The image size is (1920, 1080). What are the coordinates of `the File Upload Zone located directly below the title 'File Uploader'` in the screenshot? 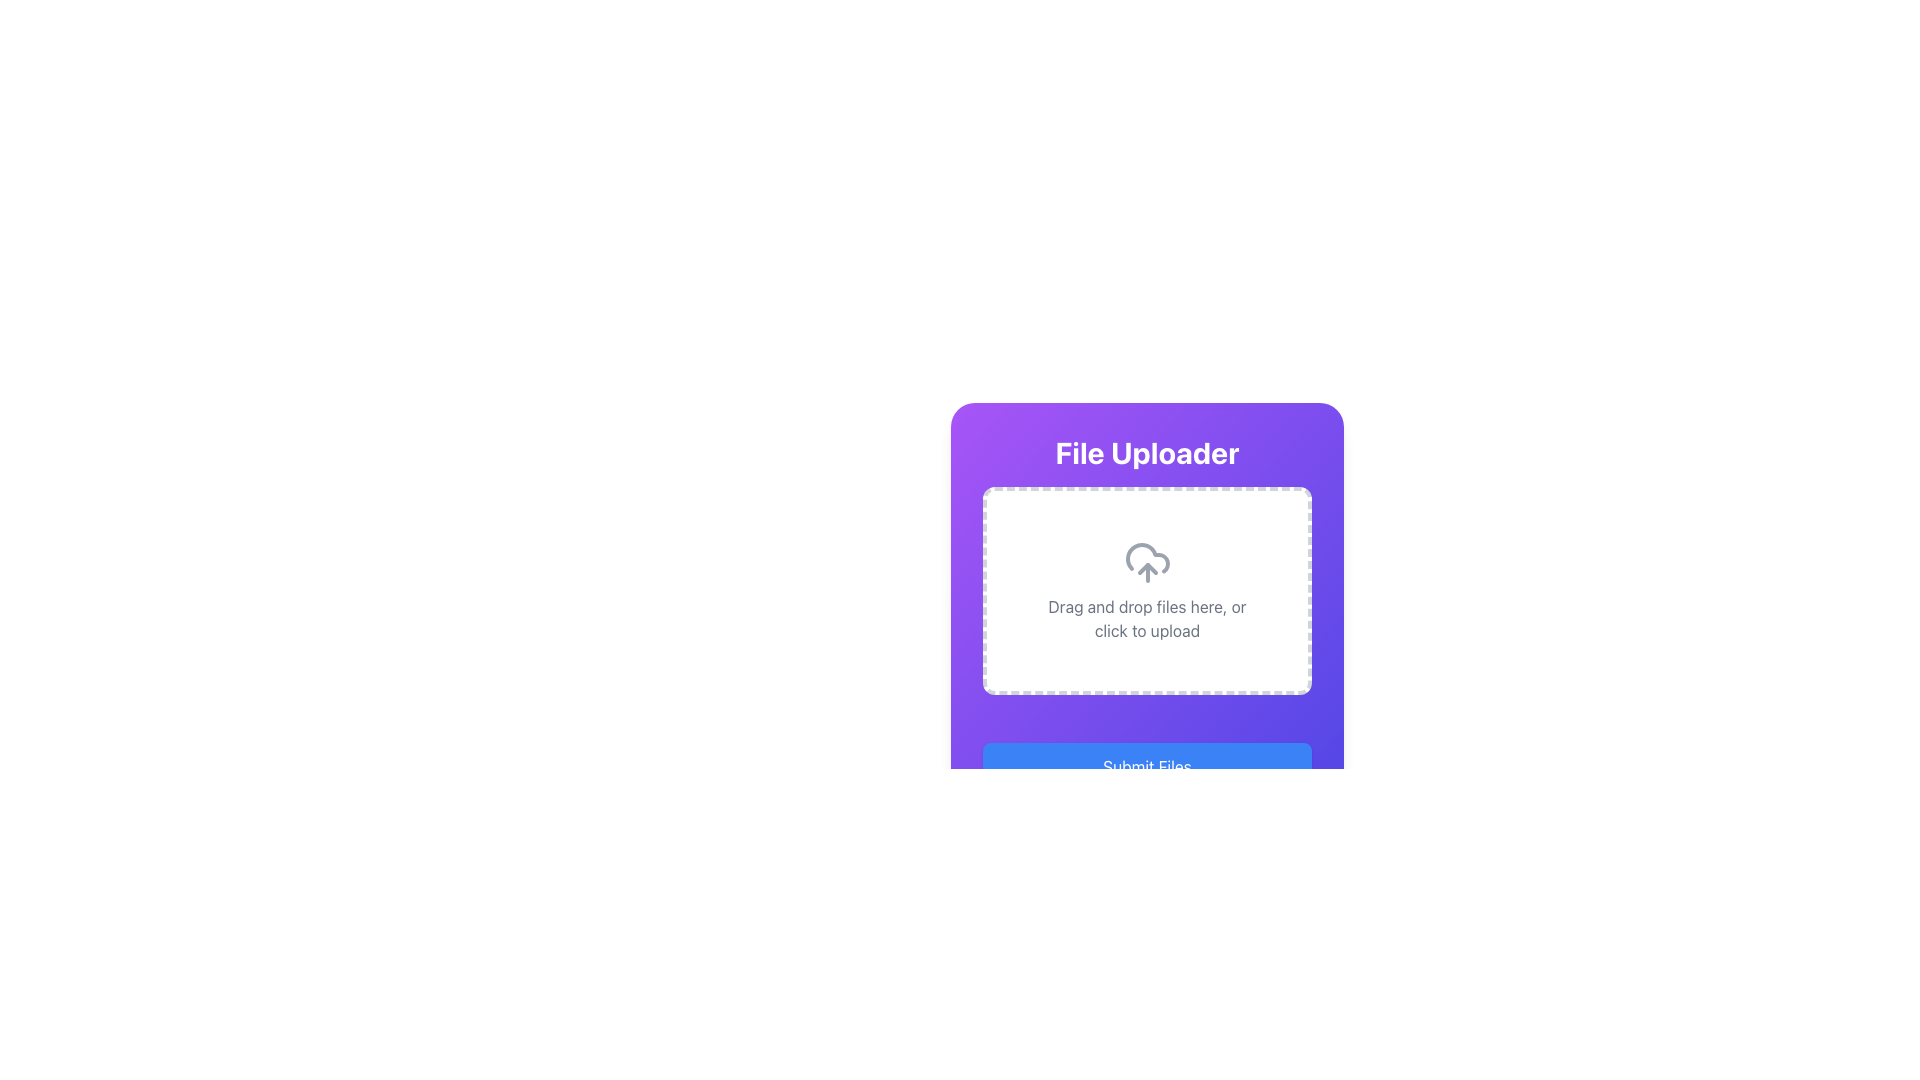 It's located at (1147, 589).